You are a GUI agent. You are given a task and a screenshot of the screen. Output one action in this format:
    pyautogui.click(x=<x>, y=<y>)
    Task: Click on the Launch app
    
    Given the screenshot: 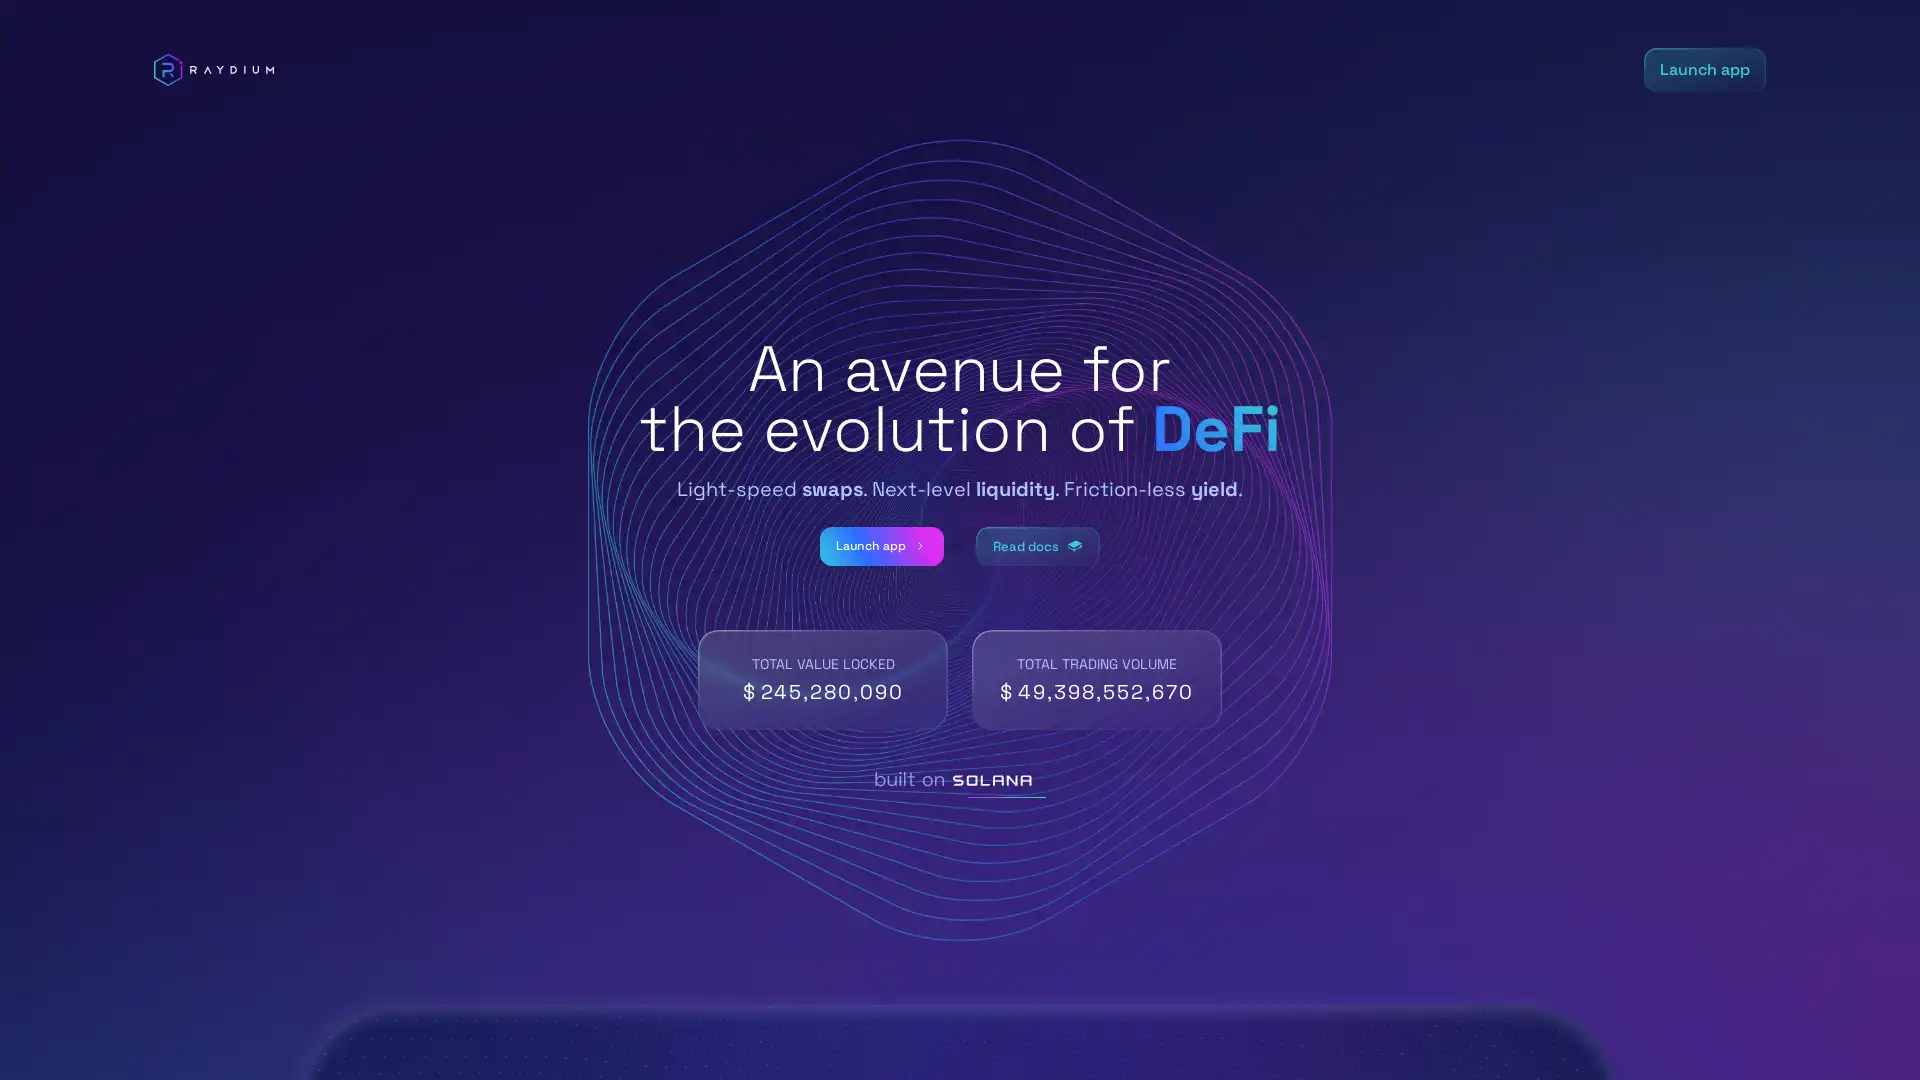 What is the action you would take?
    pyautogui.click(x=868, y=546)
    